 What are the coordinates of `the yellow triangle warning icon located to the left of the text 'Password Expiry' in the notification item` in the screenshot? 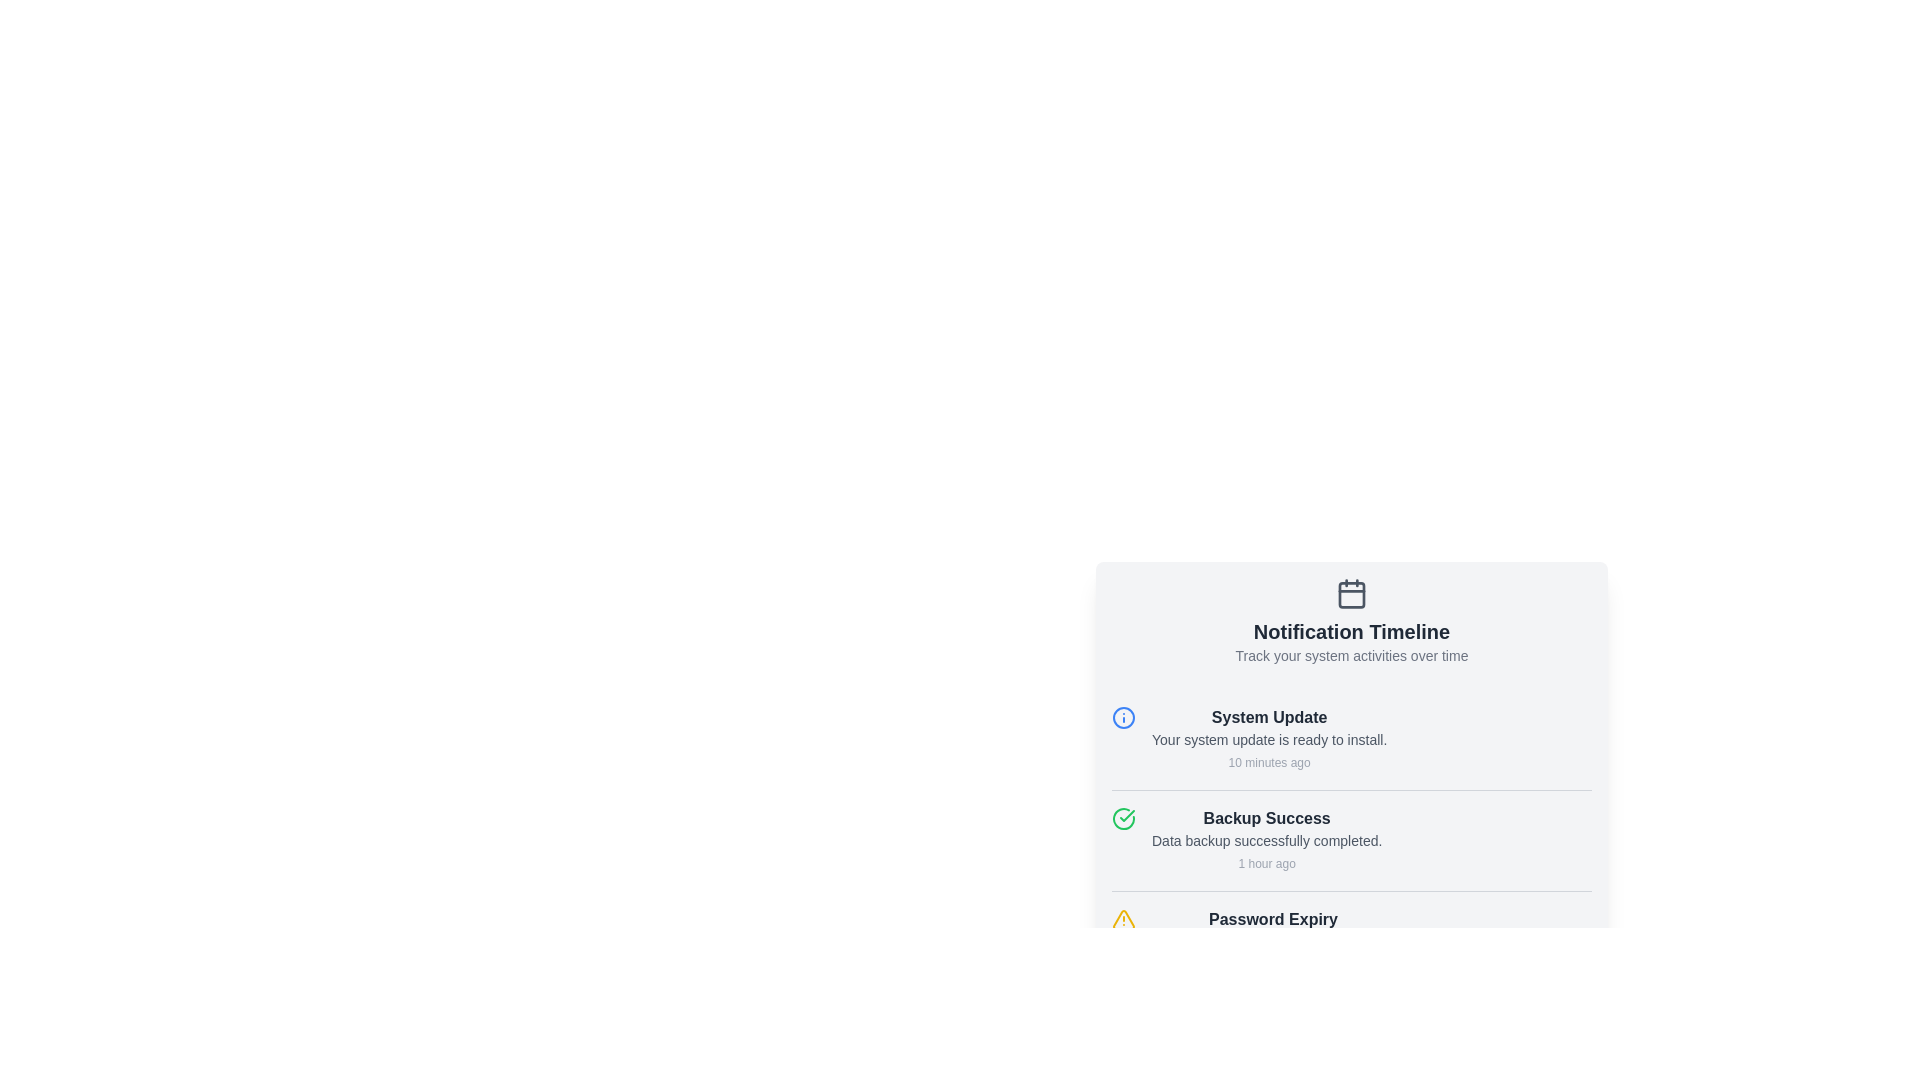 It's located at (1123, 920).